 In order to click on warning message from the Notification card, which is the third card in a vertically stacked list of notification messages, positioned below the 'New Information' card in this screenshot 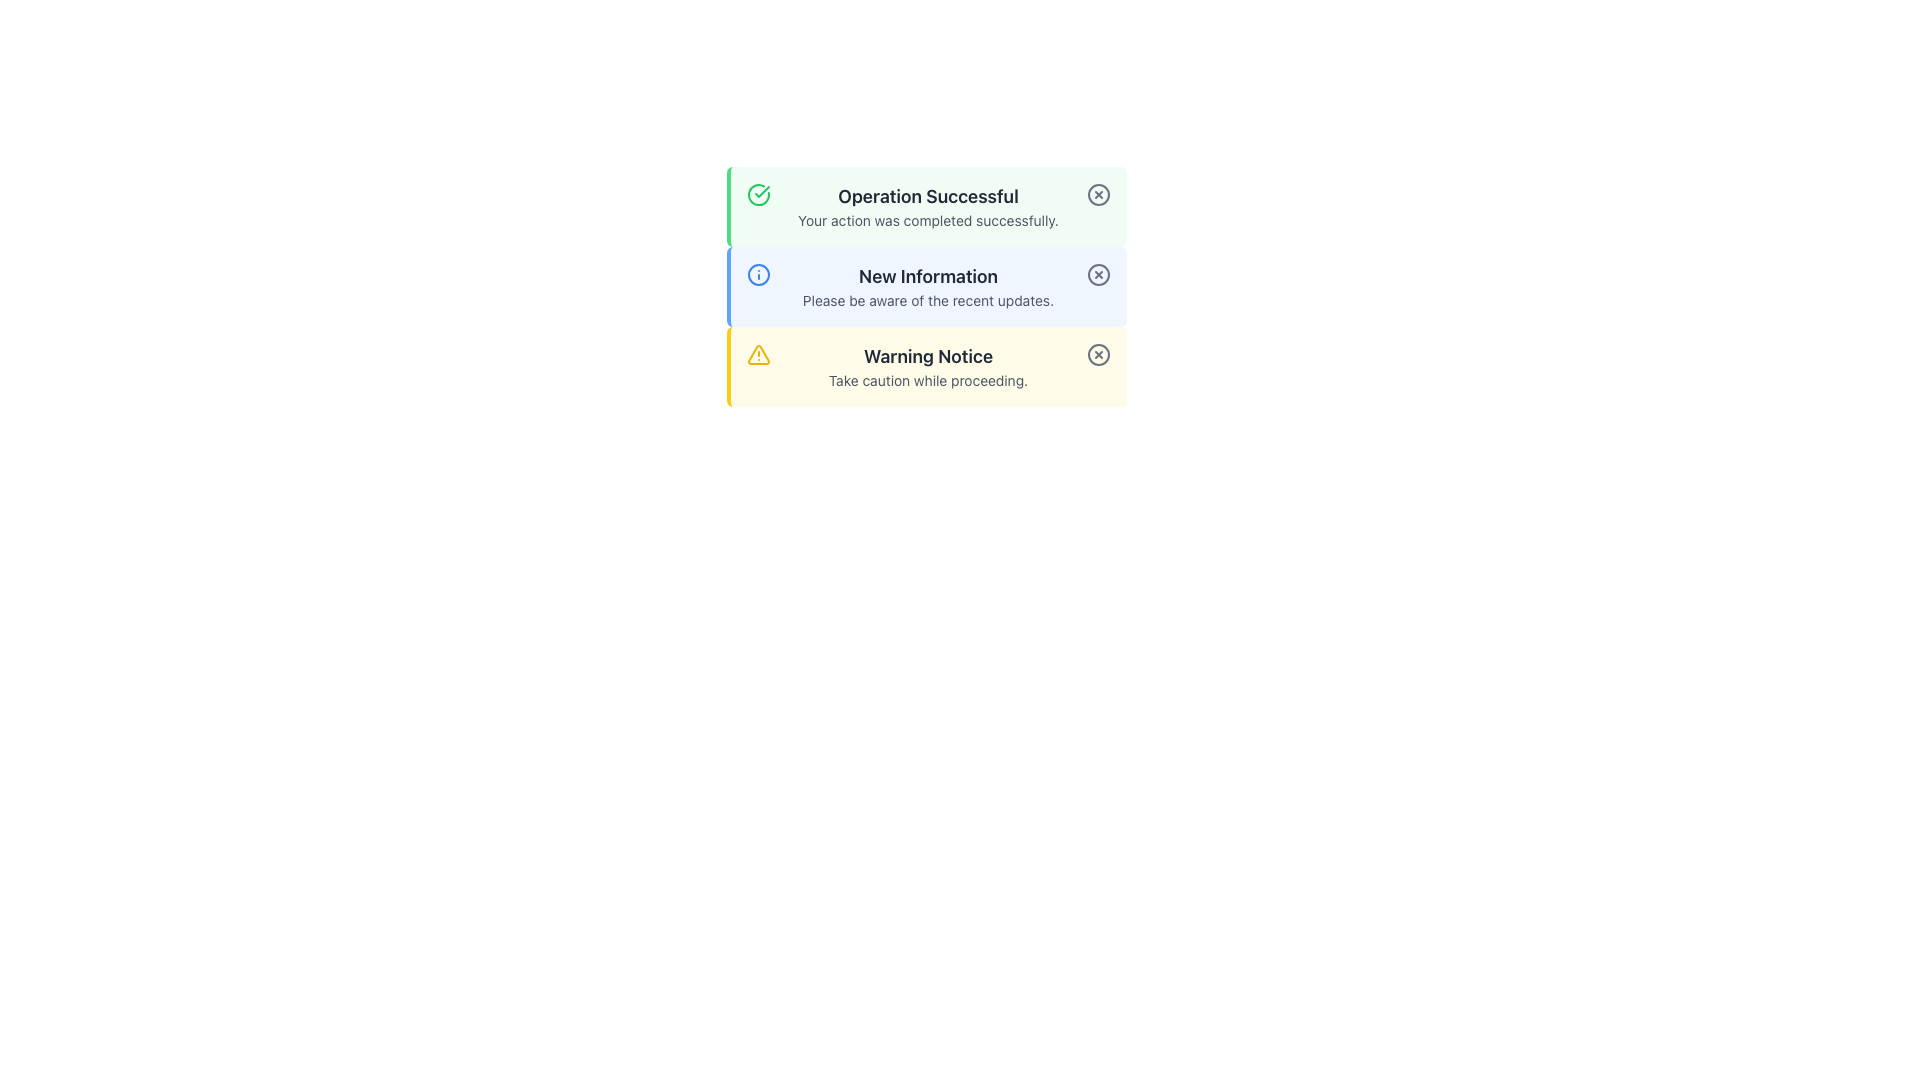, I will do `click(925, 366)`.